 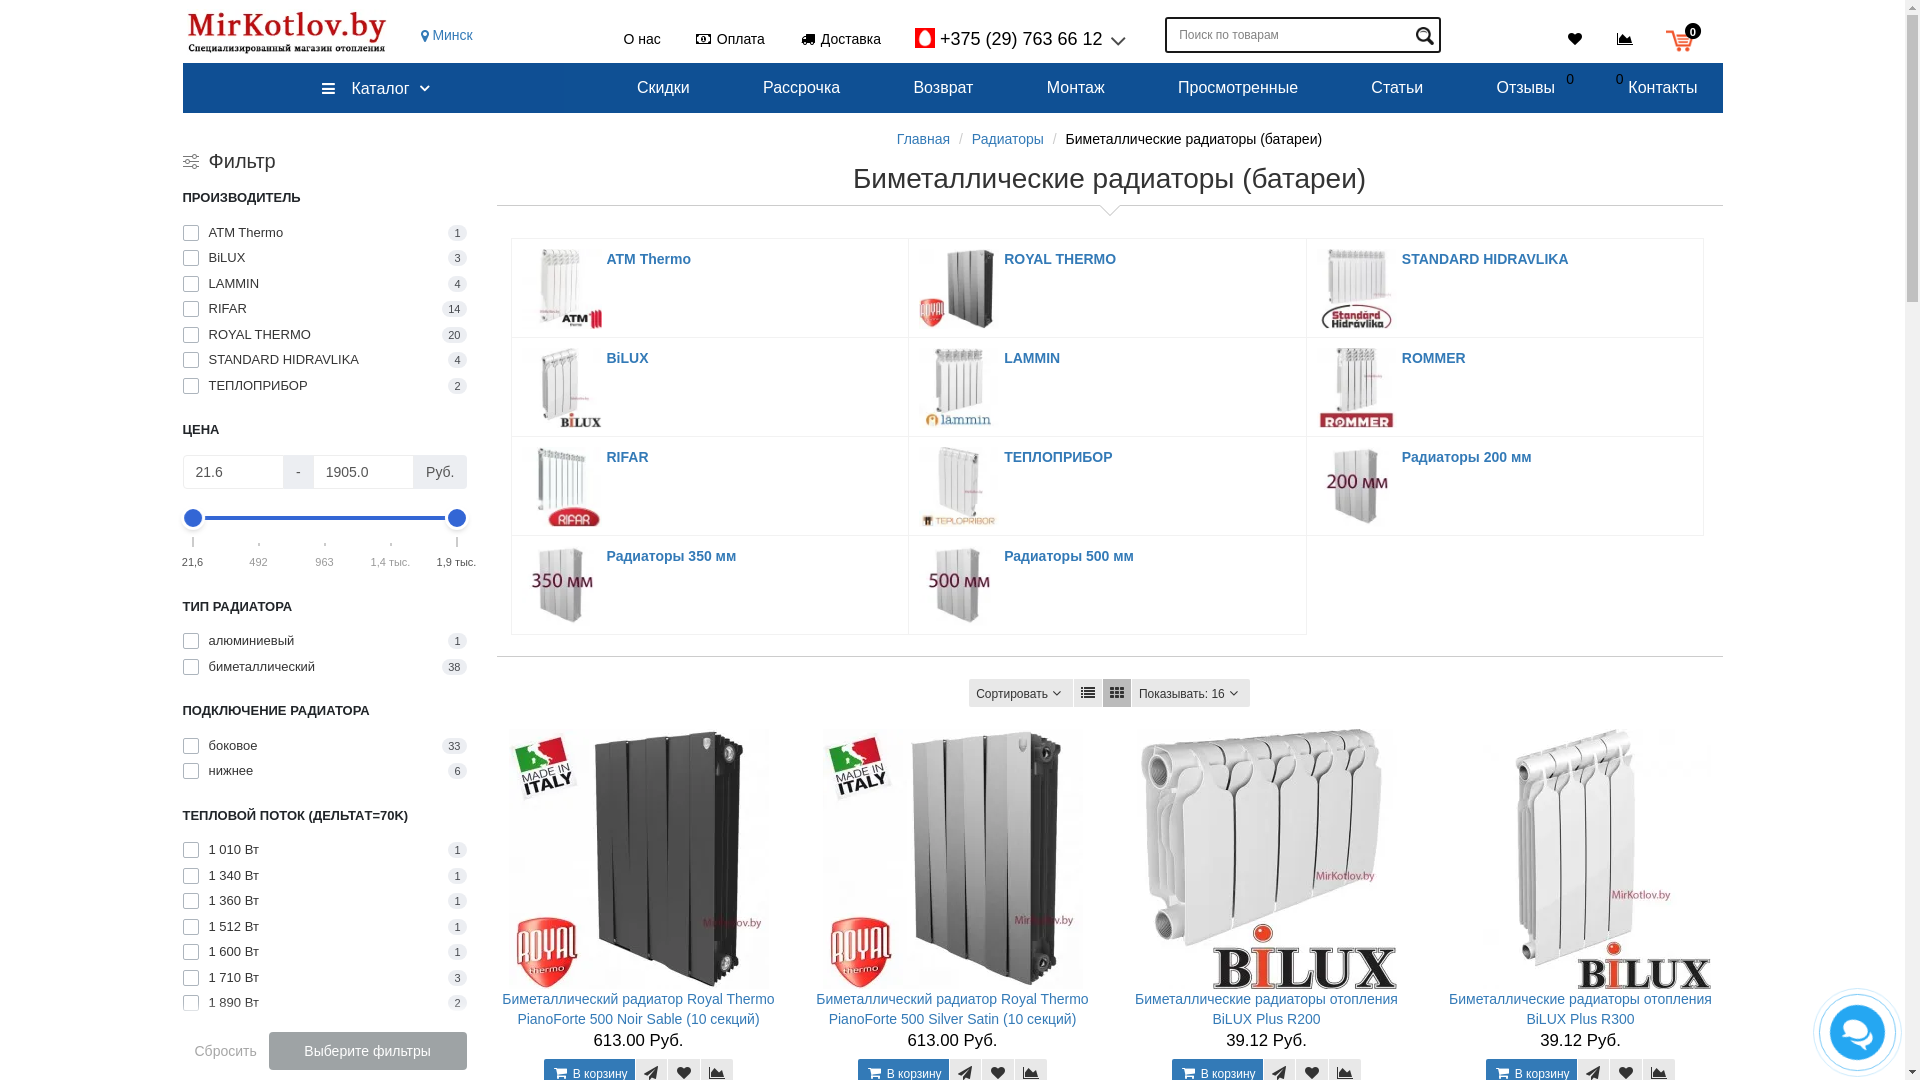 I want to click on '0', so click(x=1631, y=38).